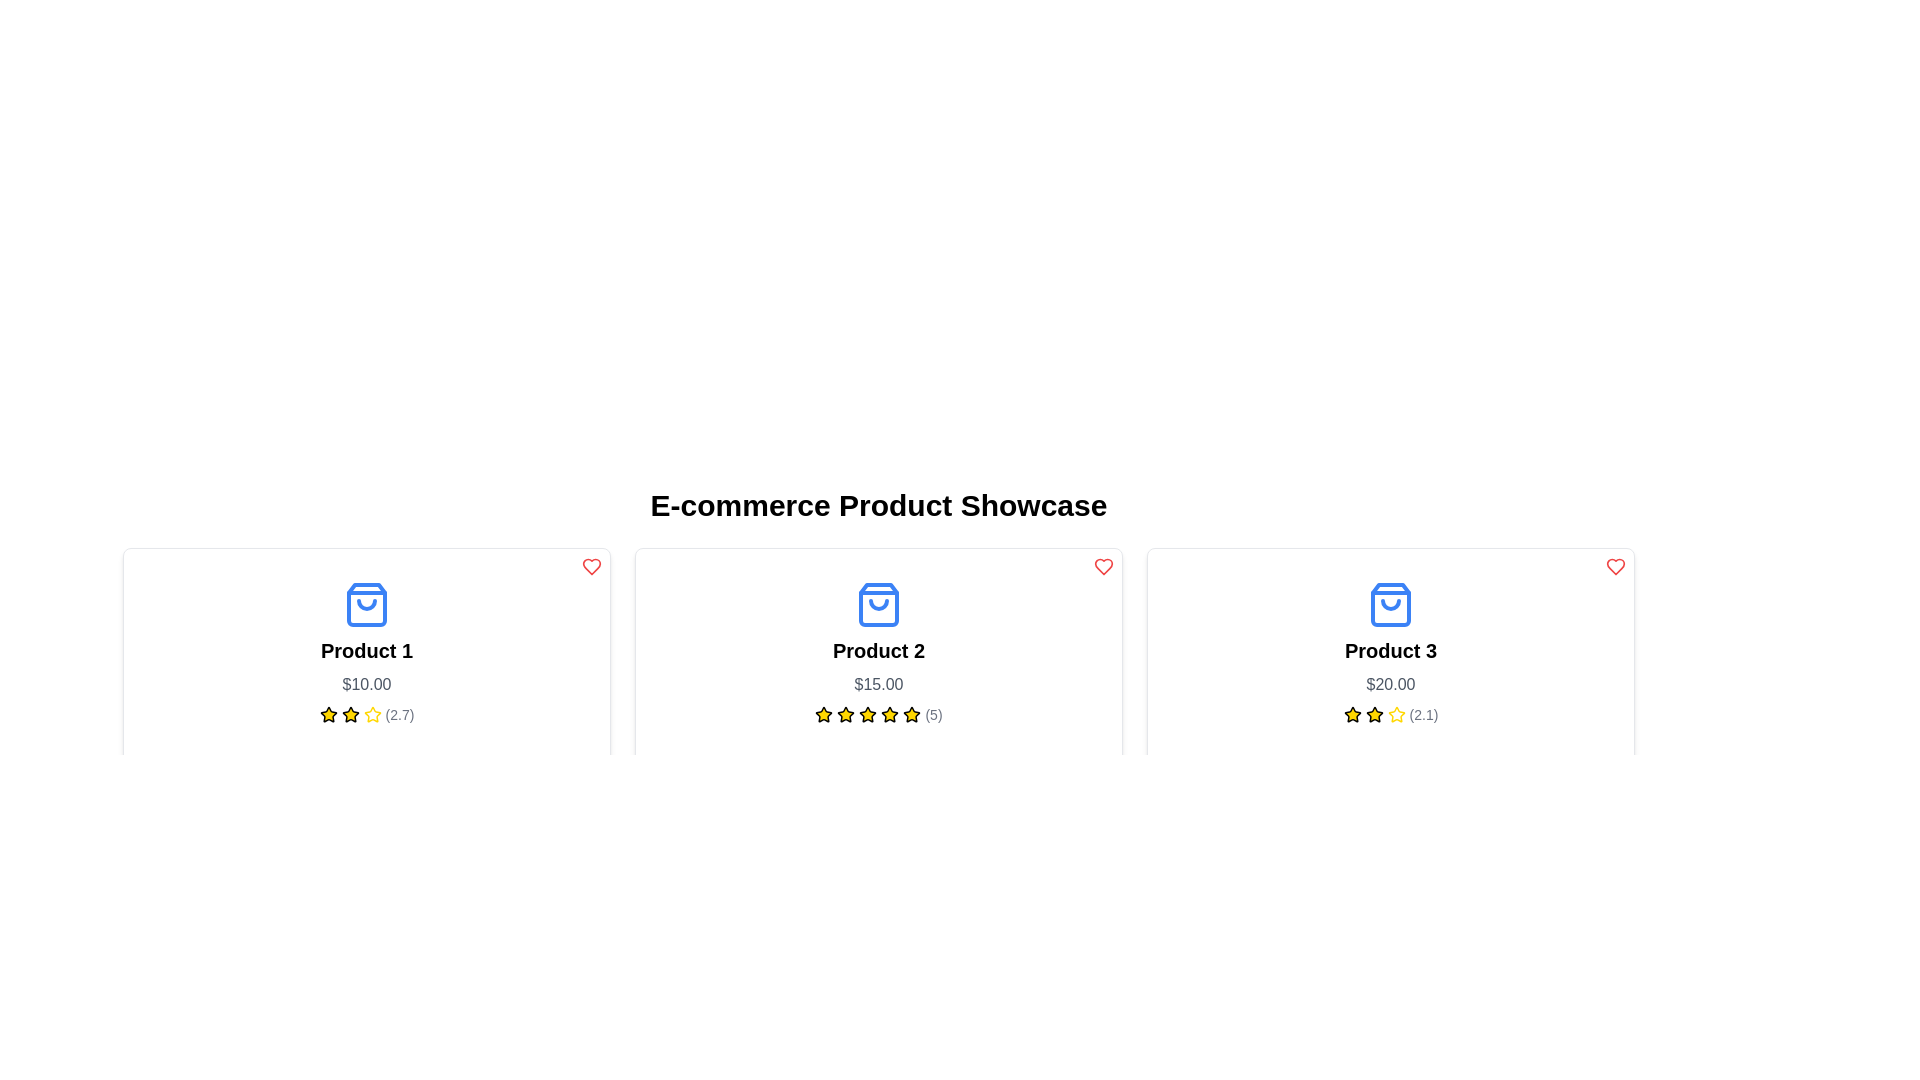  What do you see at coordinates (878, 651) in the screenshot?
I see `the text 'Product 2' located in the central product card, positioned below a shopping bag icon and above a price label and rating stars` at bounding box center [878, 651].